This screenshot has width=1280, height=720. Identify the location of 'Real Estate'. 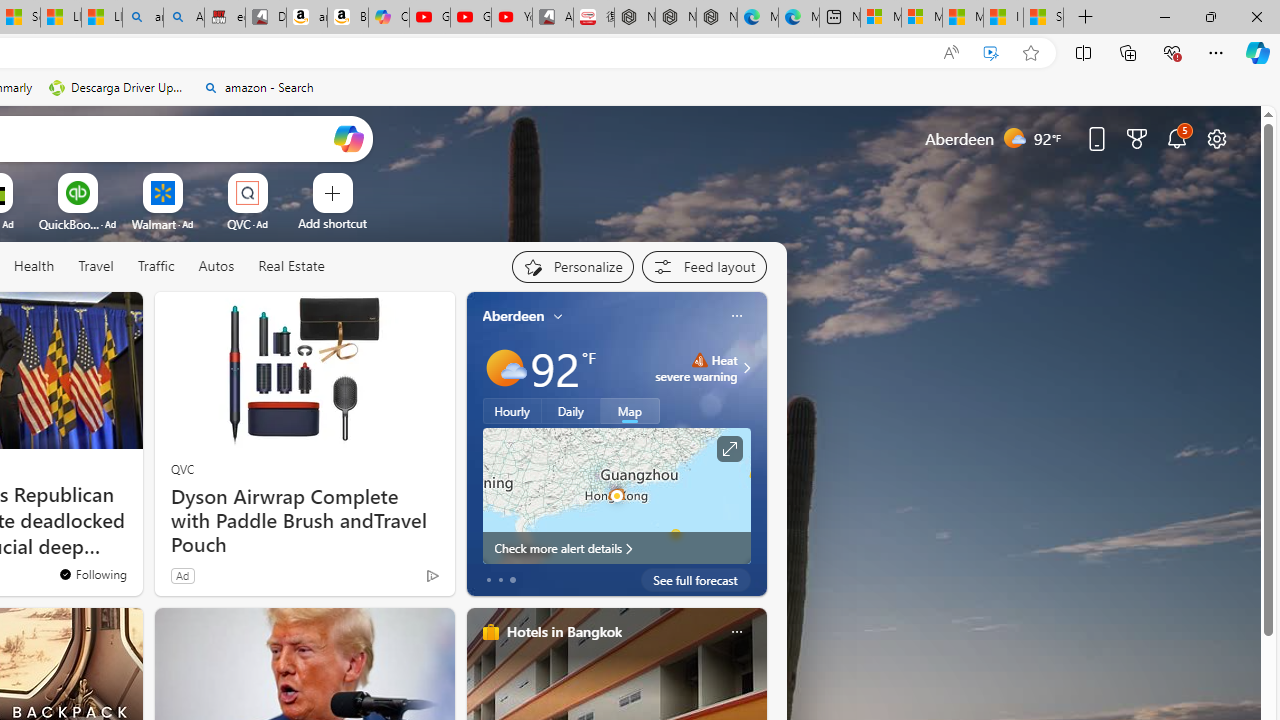
(290, 265).